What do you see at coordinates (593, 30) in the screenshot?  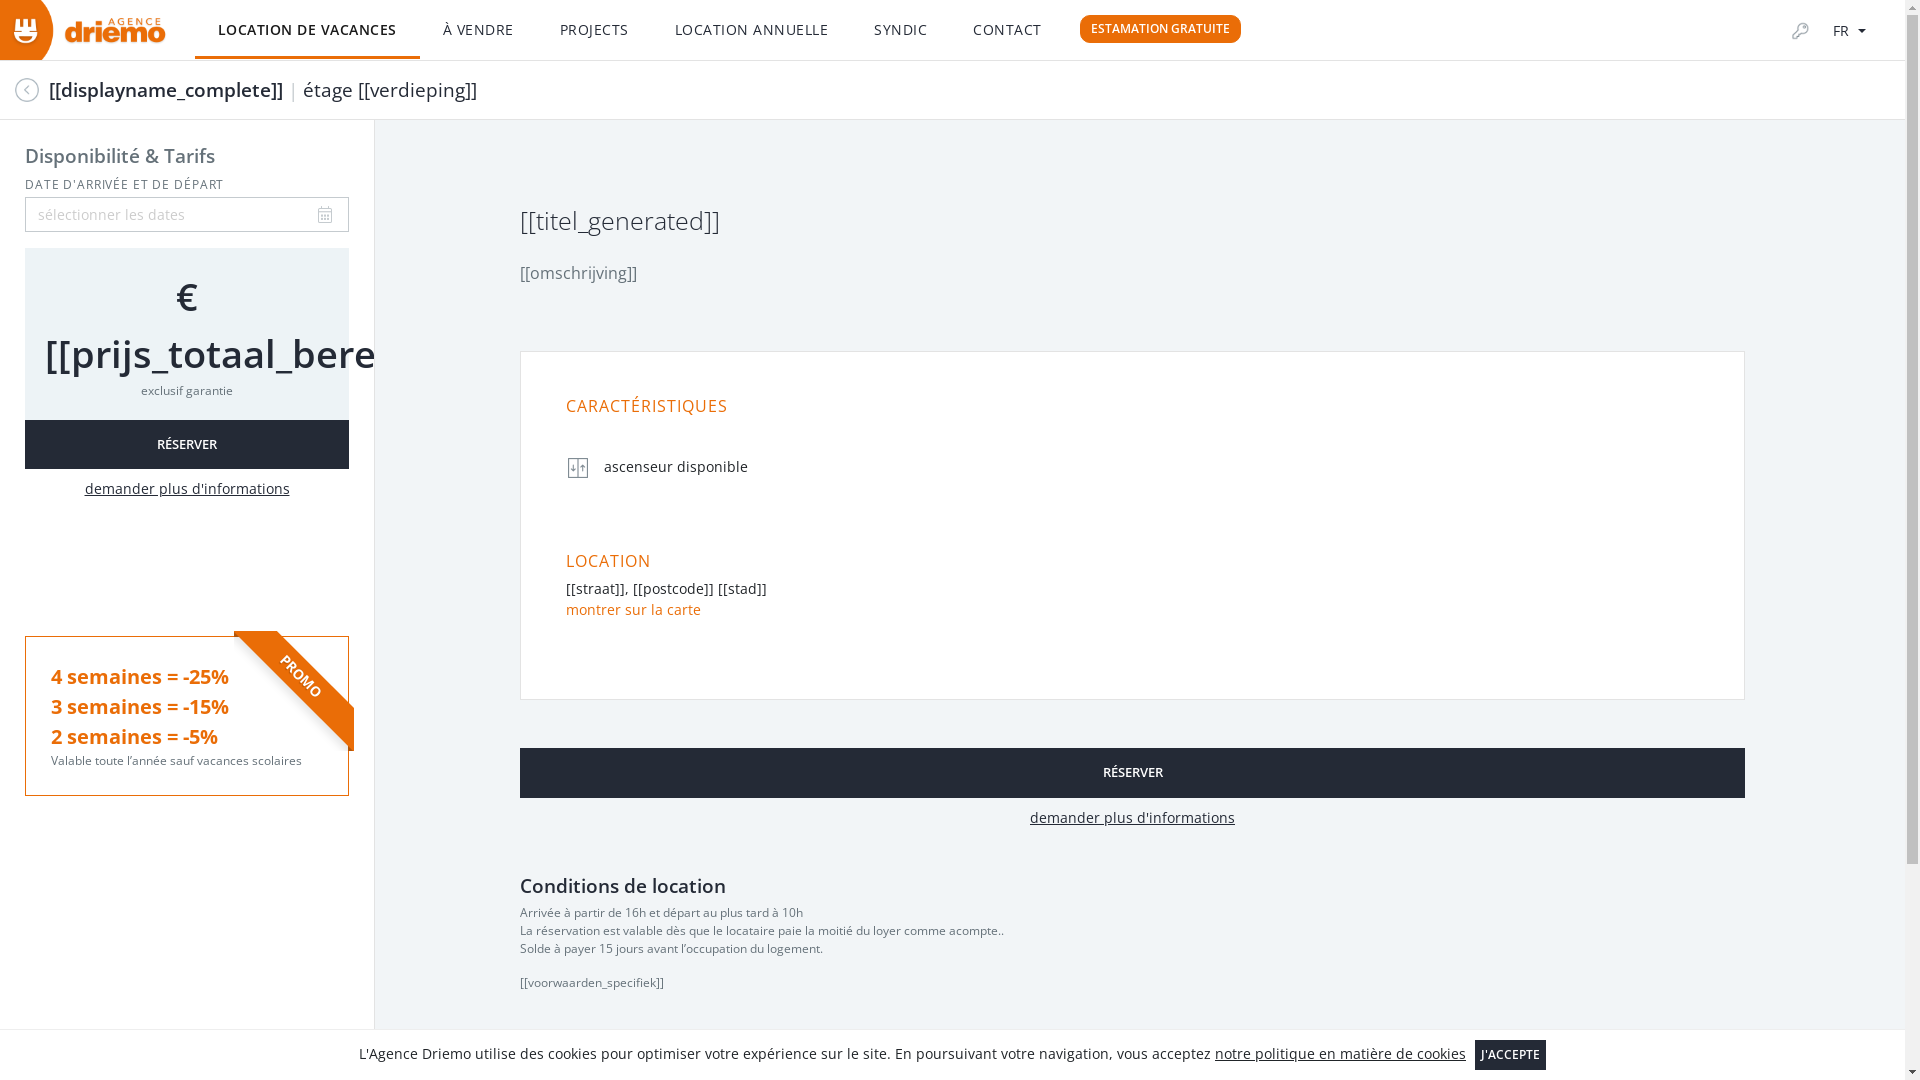 I see `'PROJECTS'` at bounding box center [593, 30].